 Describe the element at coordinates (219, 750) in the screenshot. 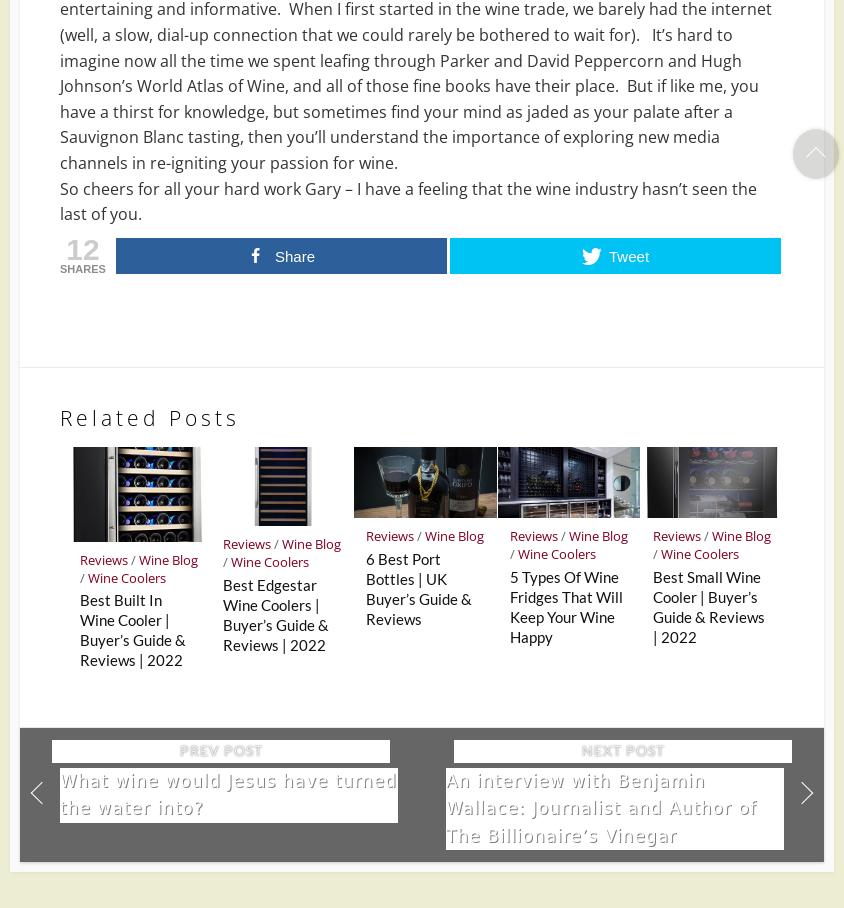

I see `'Prev Post'` at that location.